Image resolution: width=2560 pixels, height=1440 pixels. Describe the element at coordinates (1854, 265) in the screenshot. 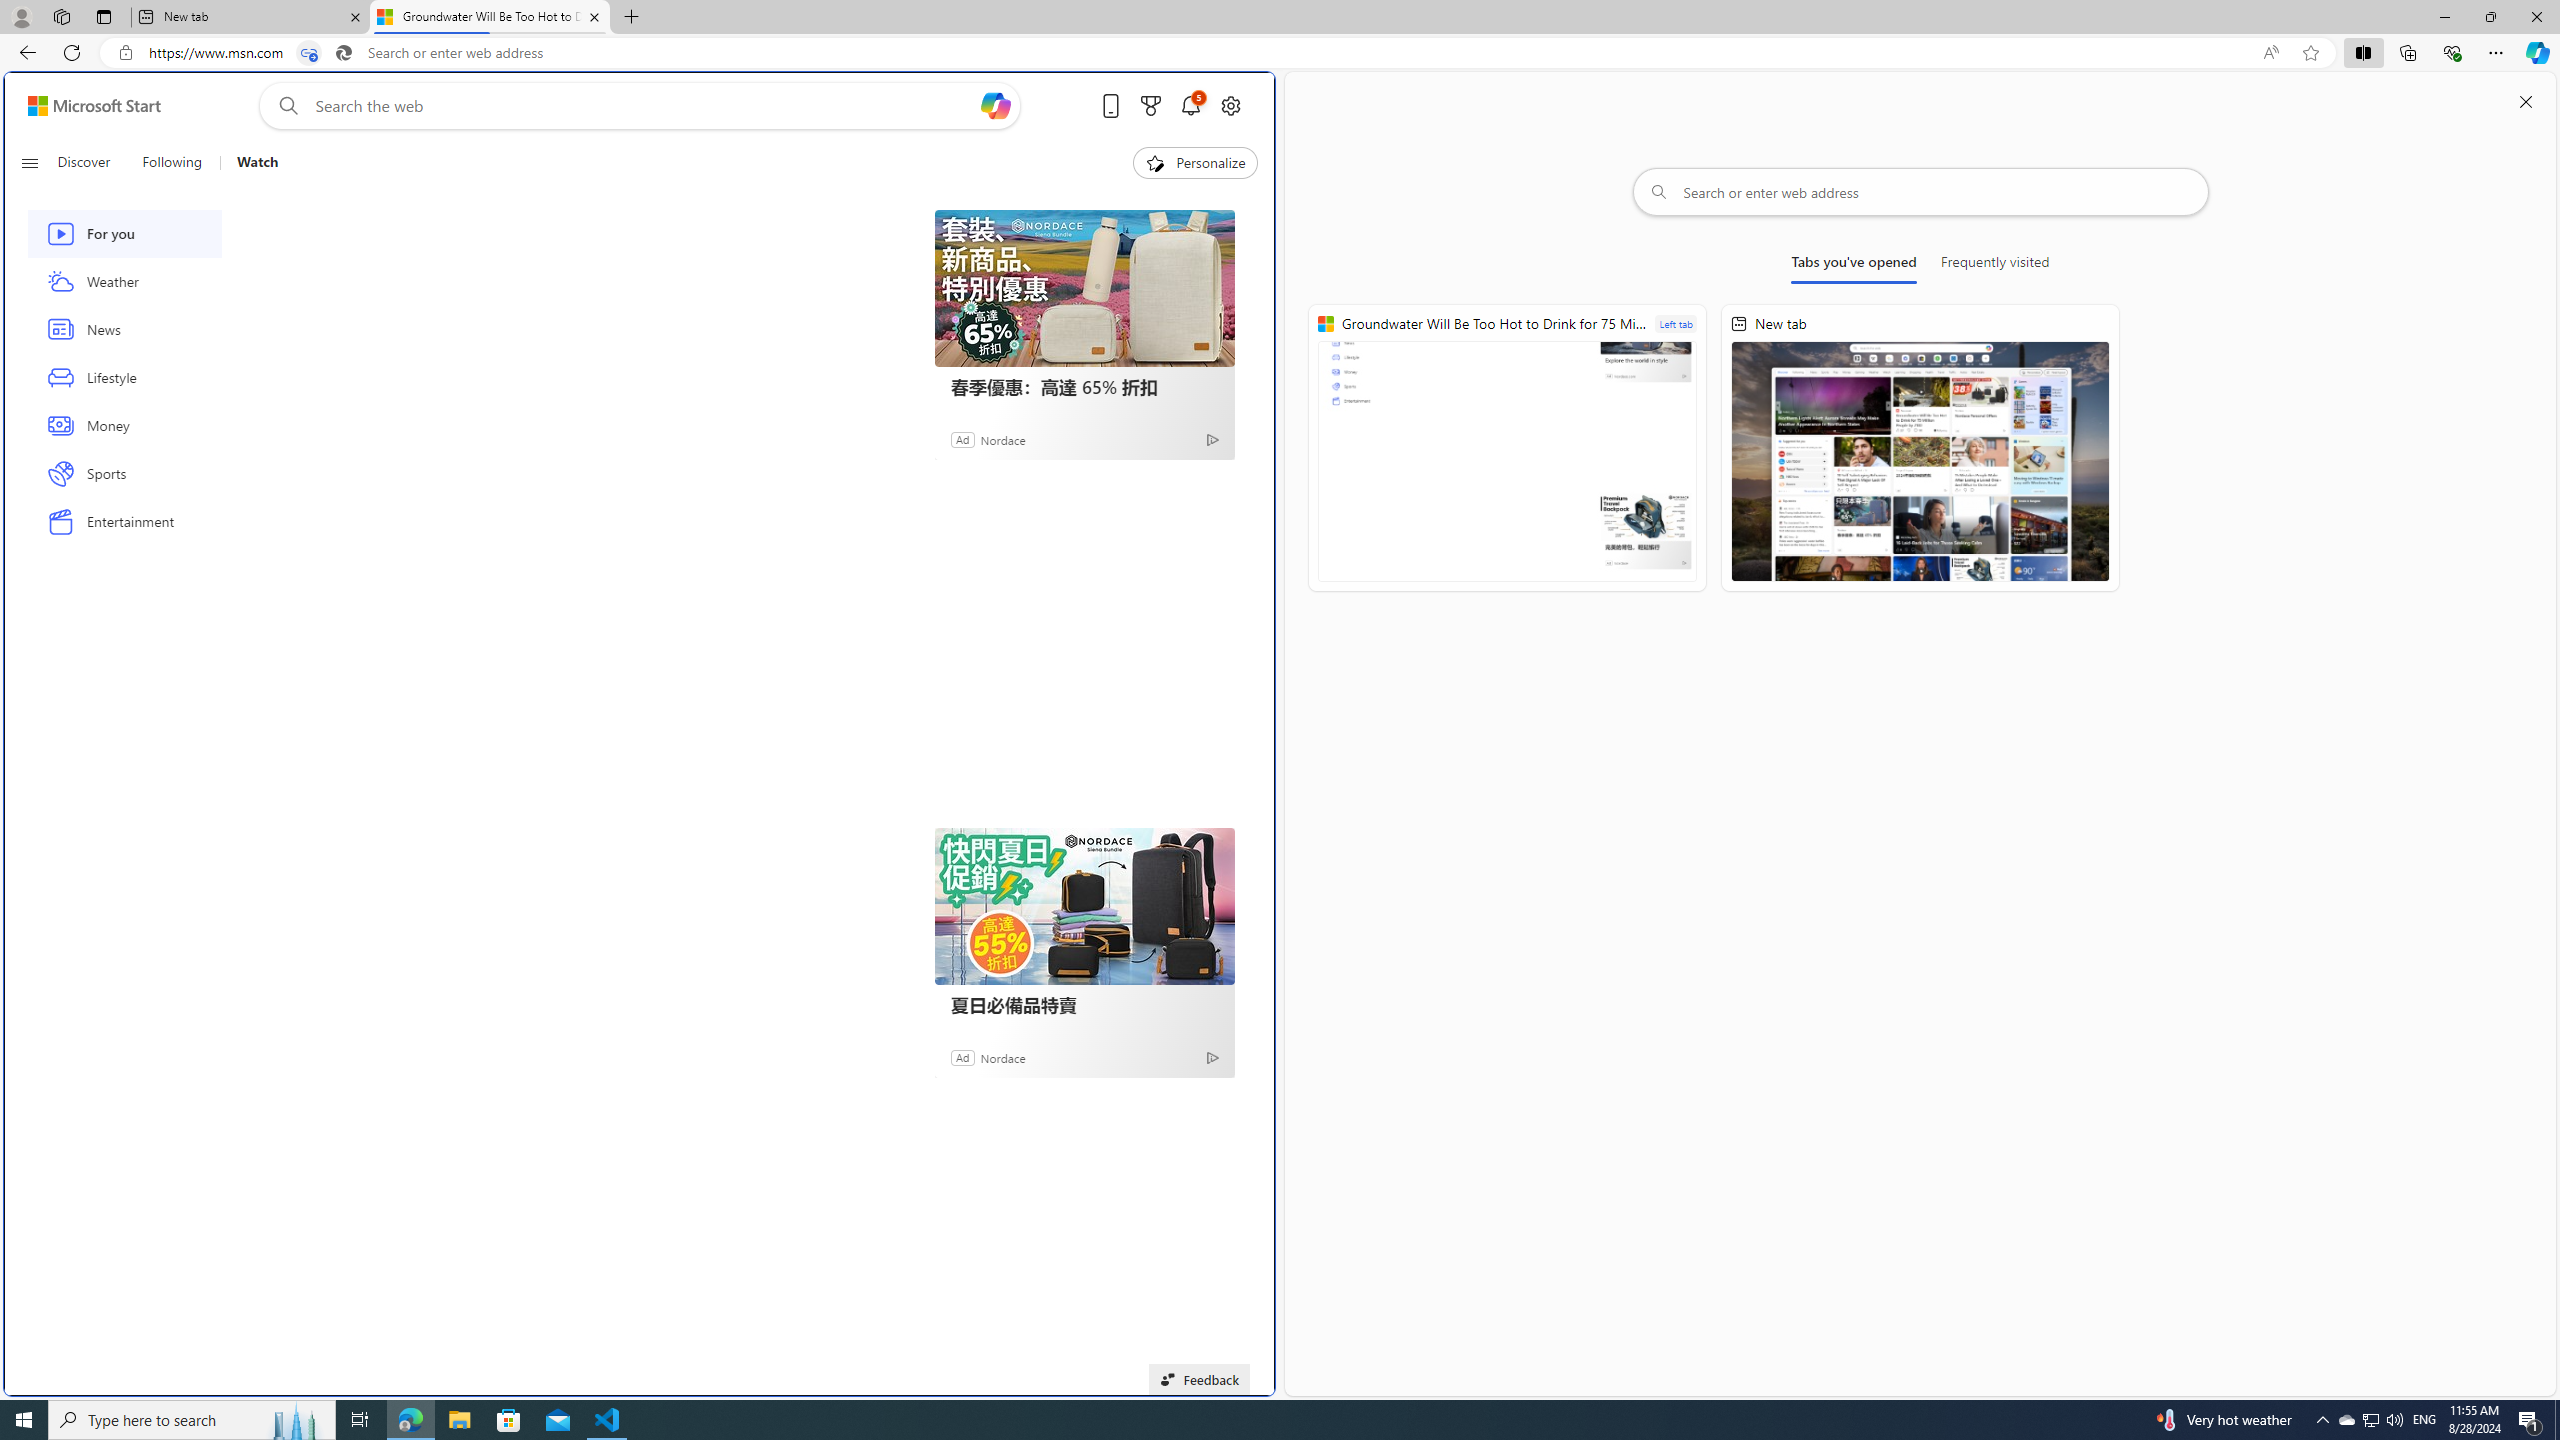

I see `'Tabs you'` at that location.